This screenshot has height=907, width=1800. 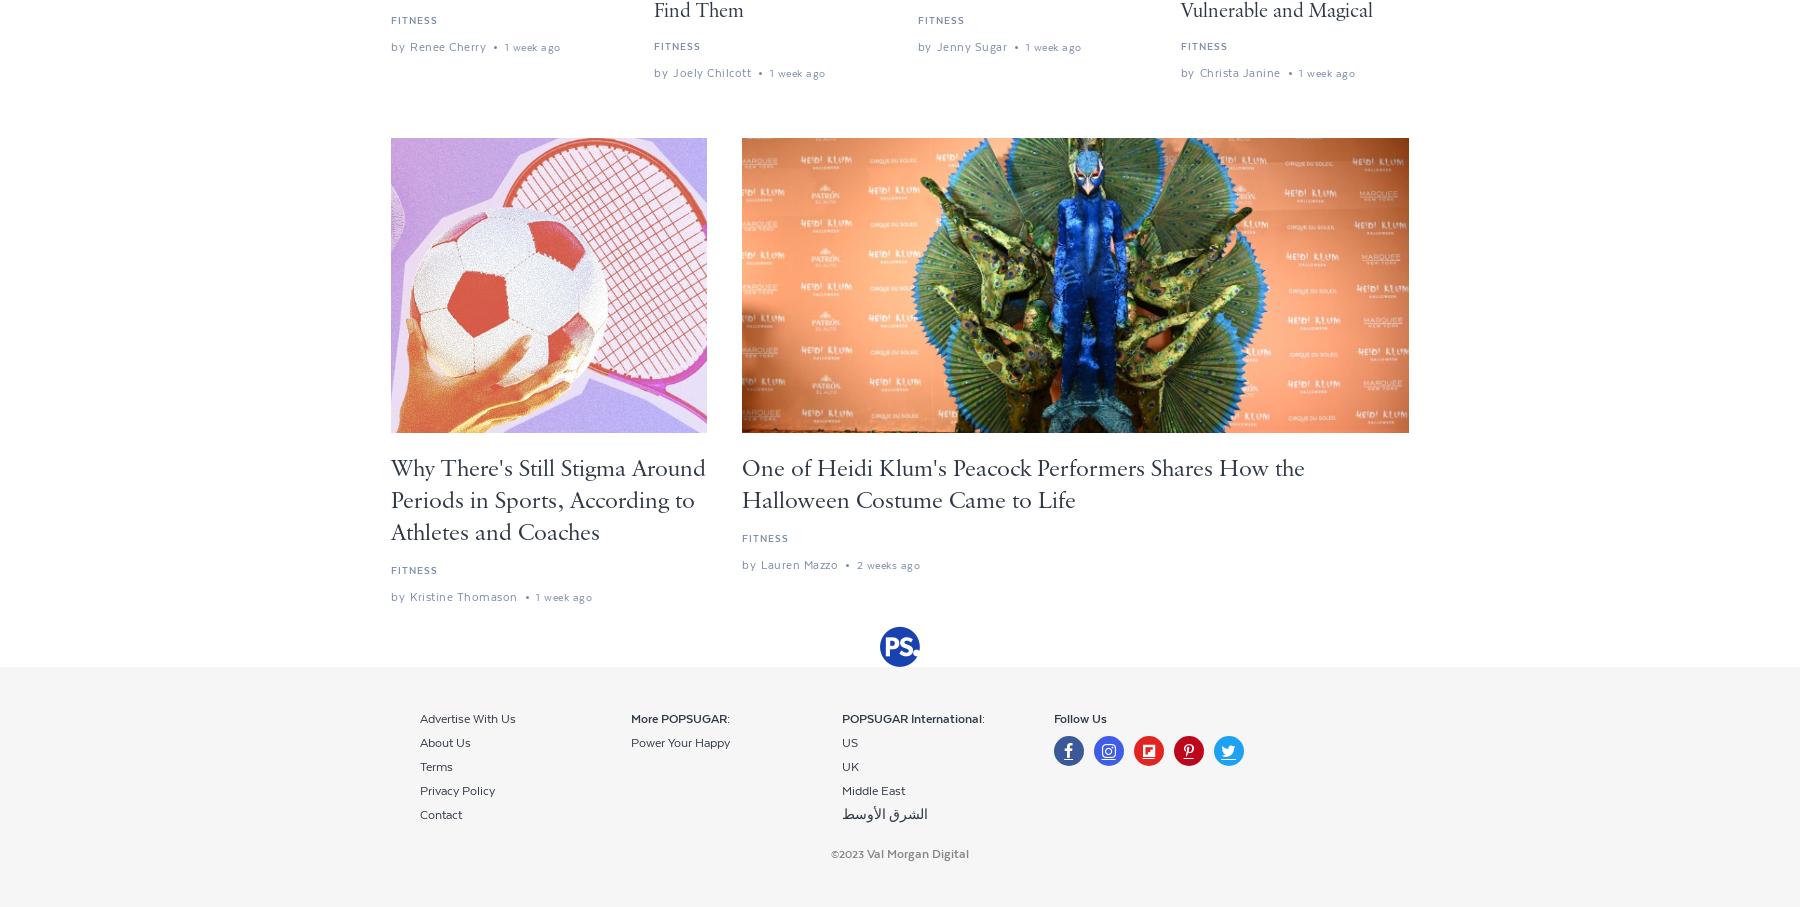 What do you see at coordinates (711, 73) in the screenshot?
I see `'joely chilcott'` at bounding box center [711, 73].